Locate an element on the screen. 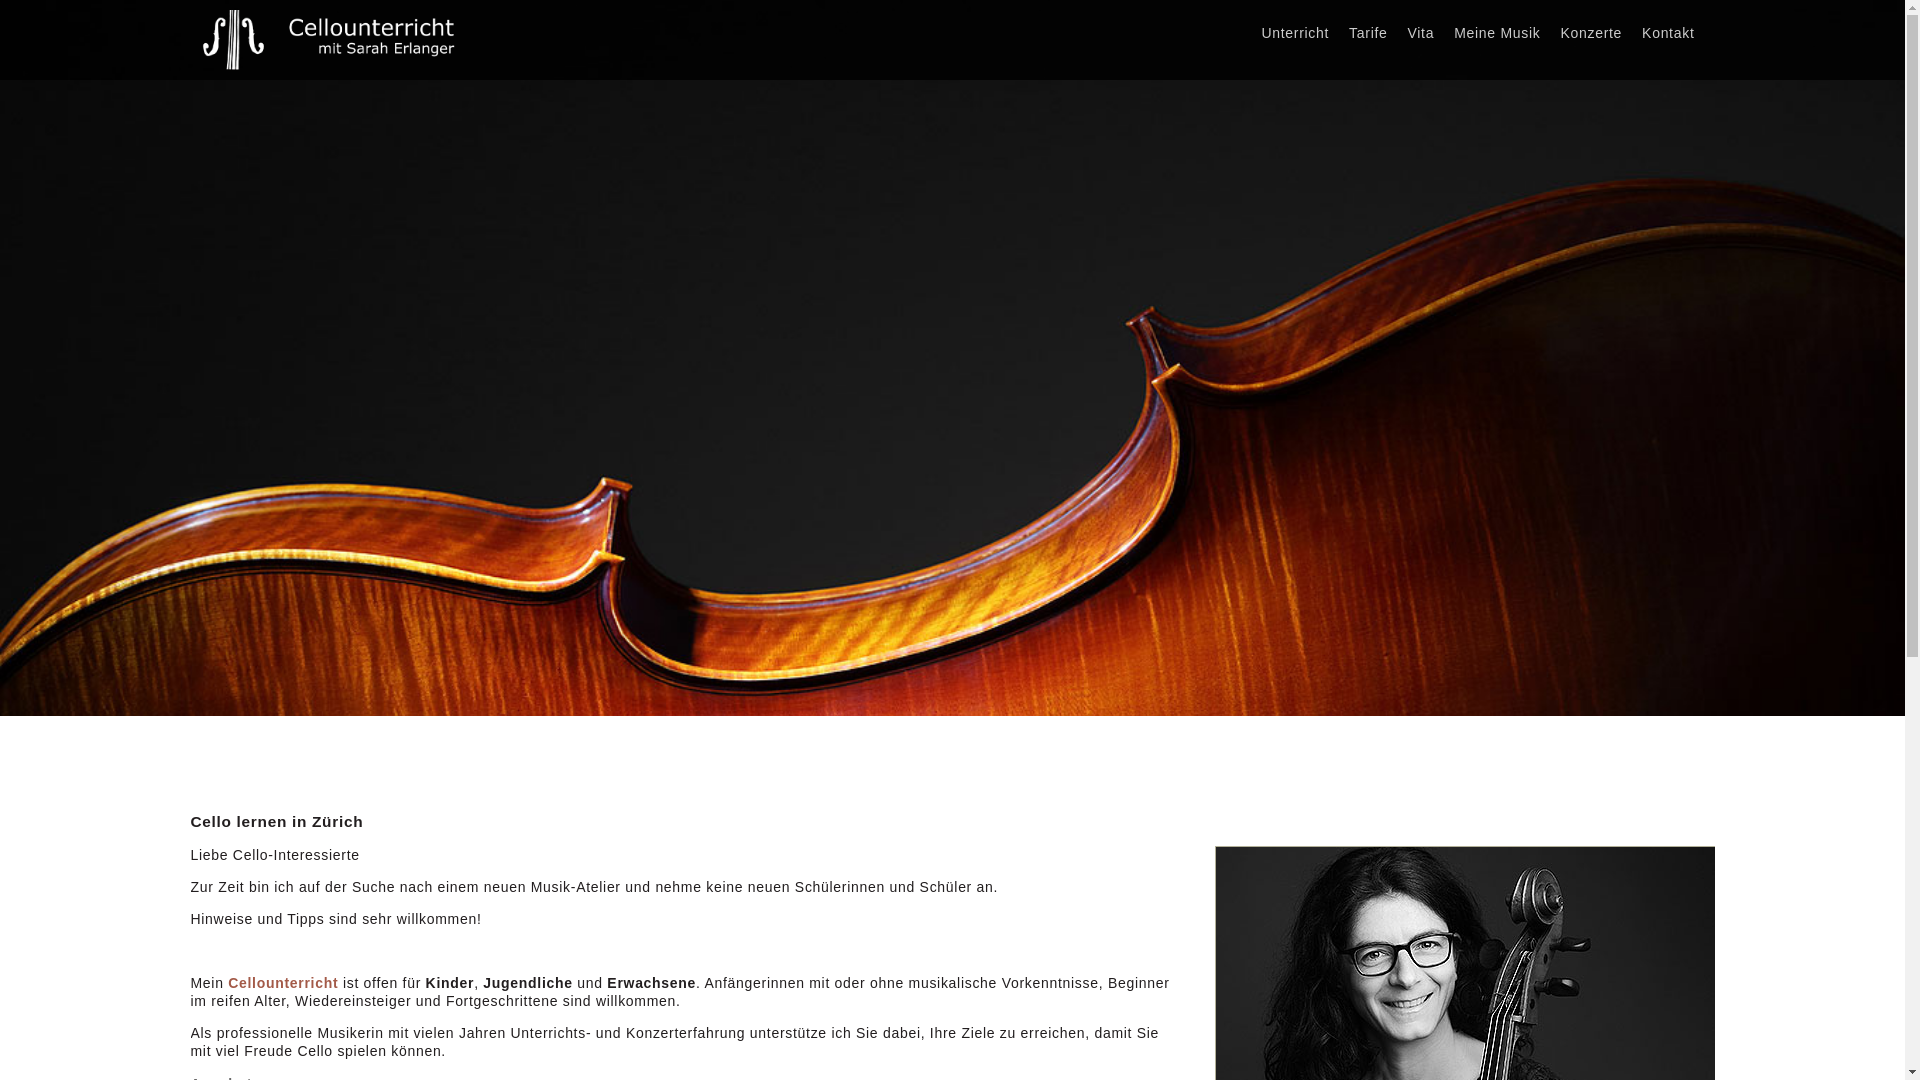 The height and width of the screenshot is (1080, 1920). ' ' is located at coordinates (1713, 24).